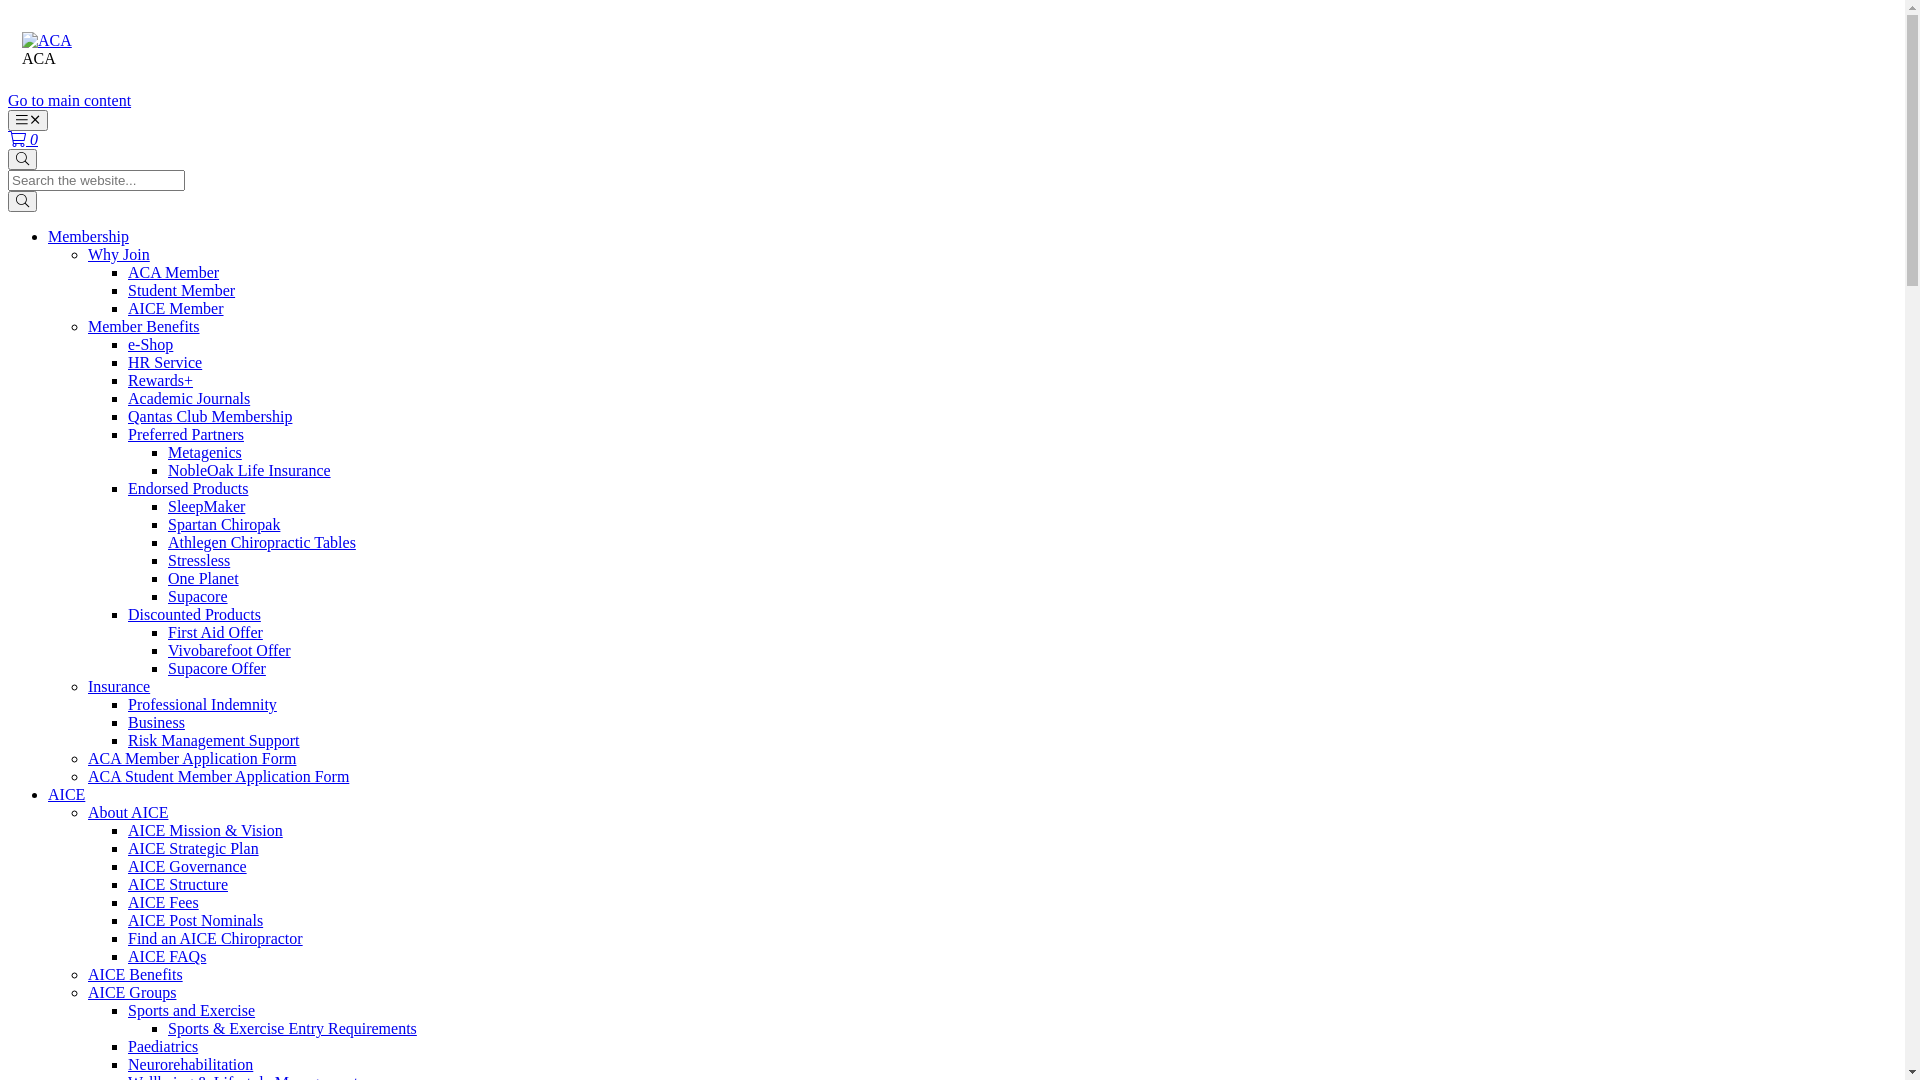 This screenshot has height=1080, width=1920. What do you see at coordinates (118, 253) in the screenshot?
I see `'Why Join'` at bounding box center [118, 253].